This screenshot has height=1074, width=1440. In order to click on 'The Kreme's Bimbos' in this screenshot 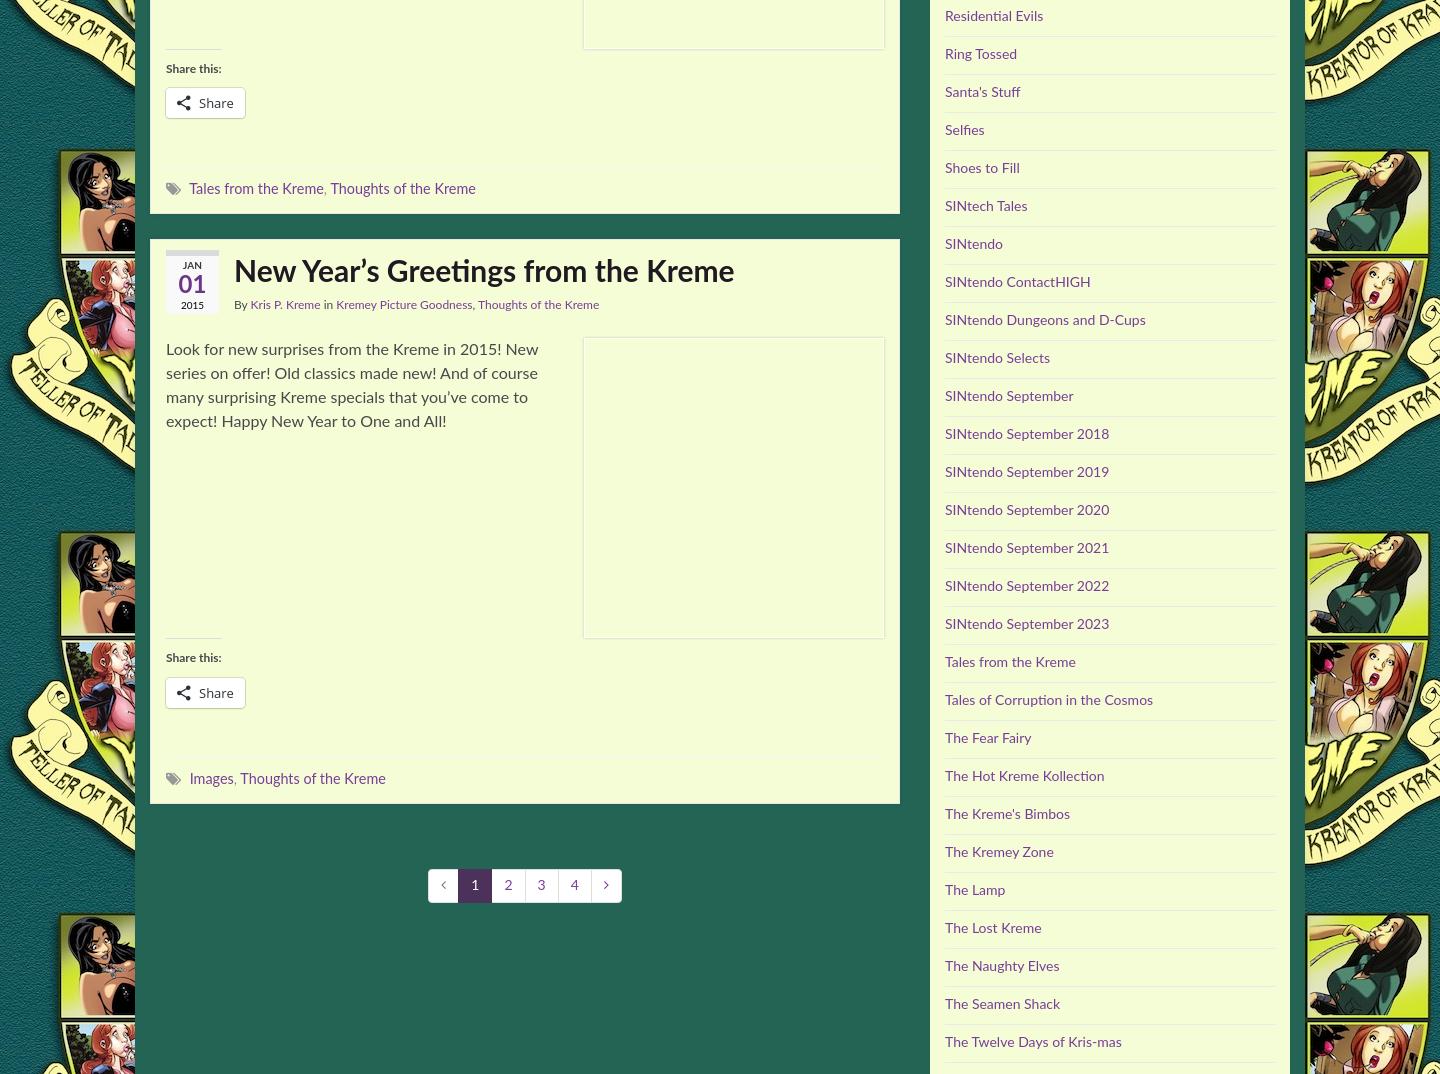, I will do `click(1006, 814)`.